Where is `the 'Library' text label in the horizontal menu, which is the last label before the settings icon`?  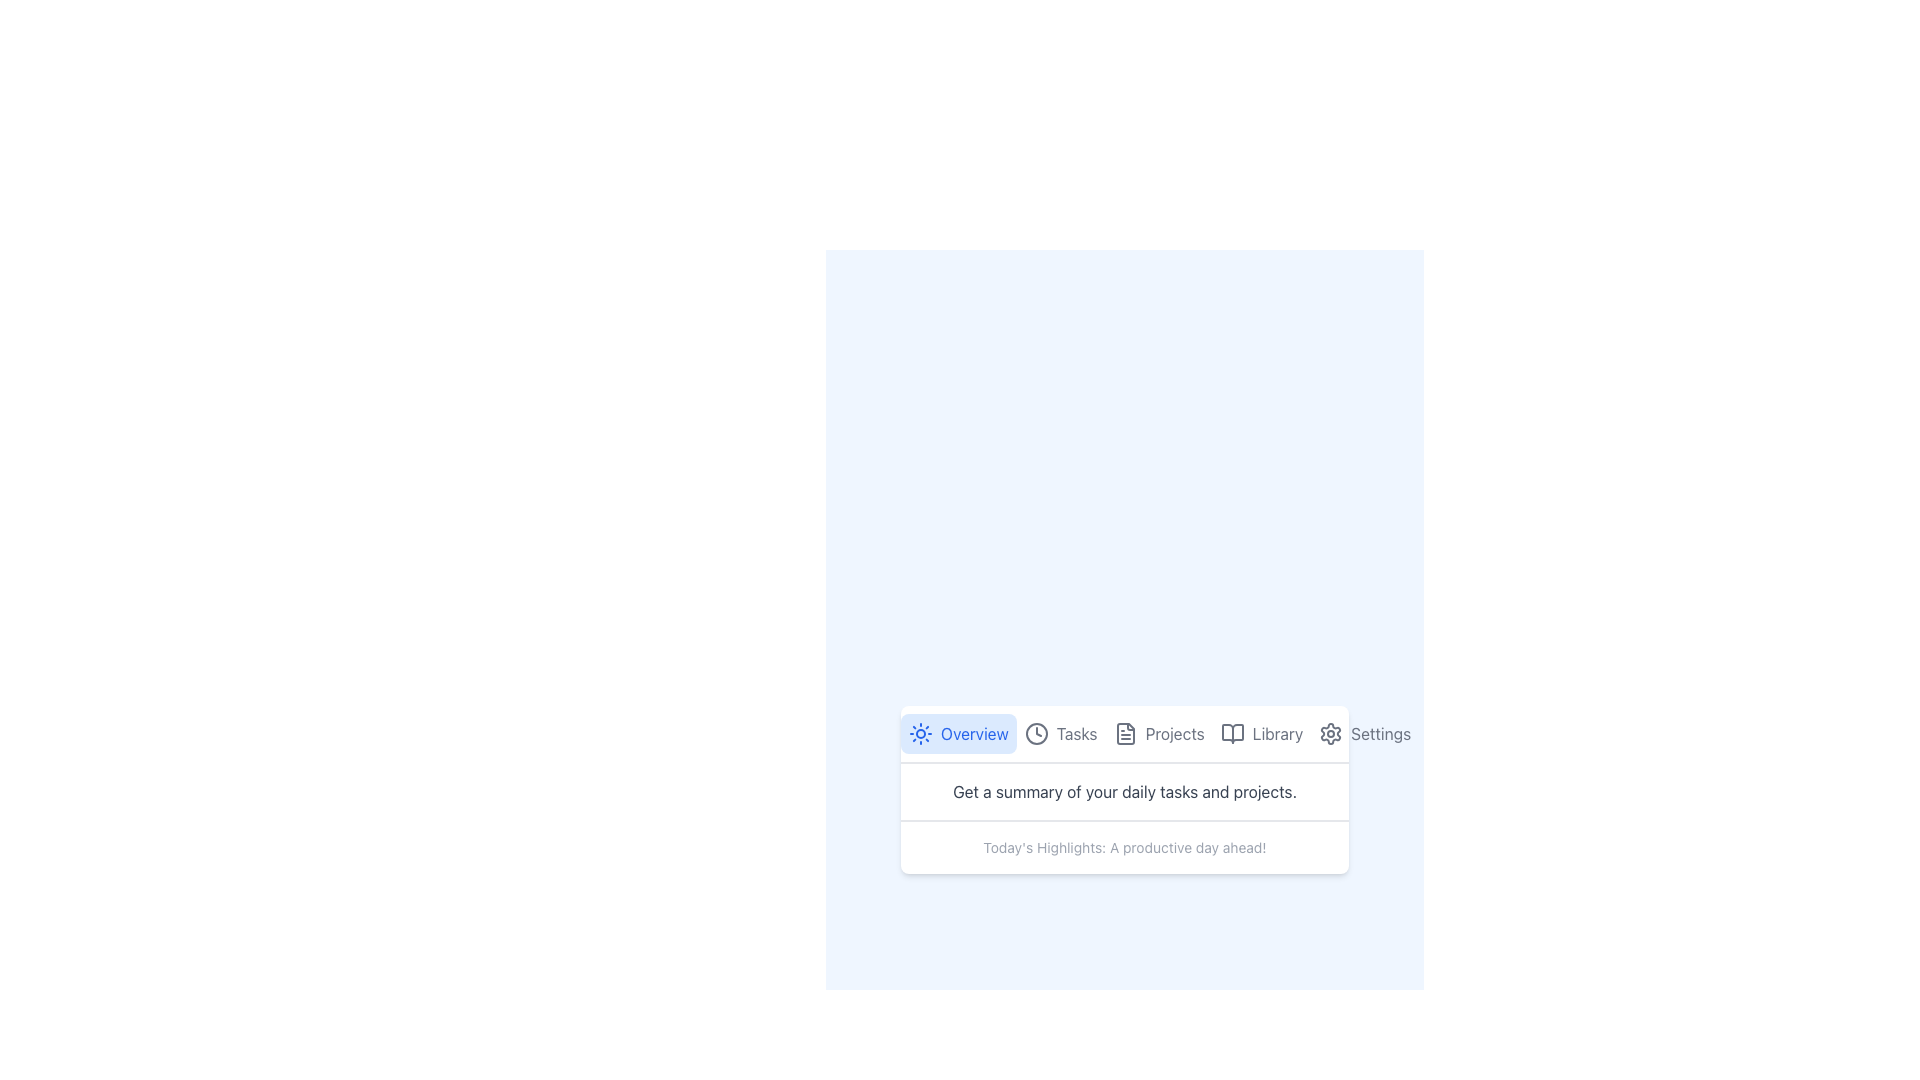 the 'Library' text label in the horizontal menu, which is the last label before the settings icon is located at coordinates (1276, 733).